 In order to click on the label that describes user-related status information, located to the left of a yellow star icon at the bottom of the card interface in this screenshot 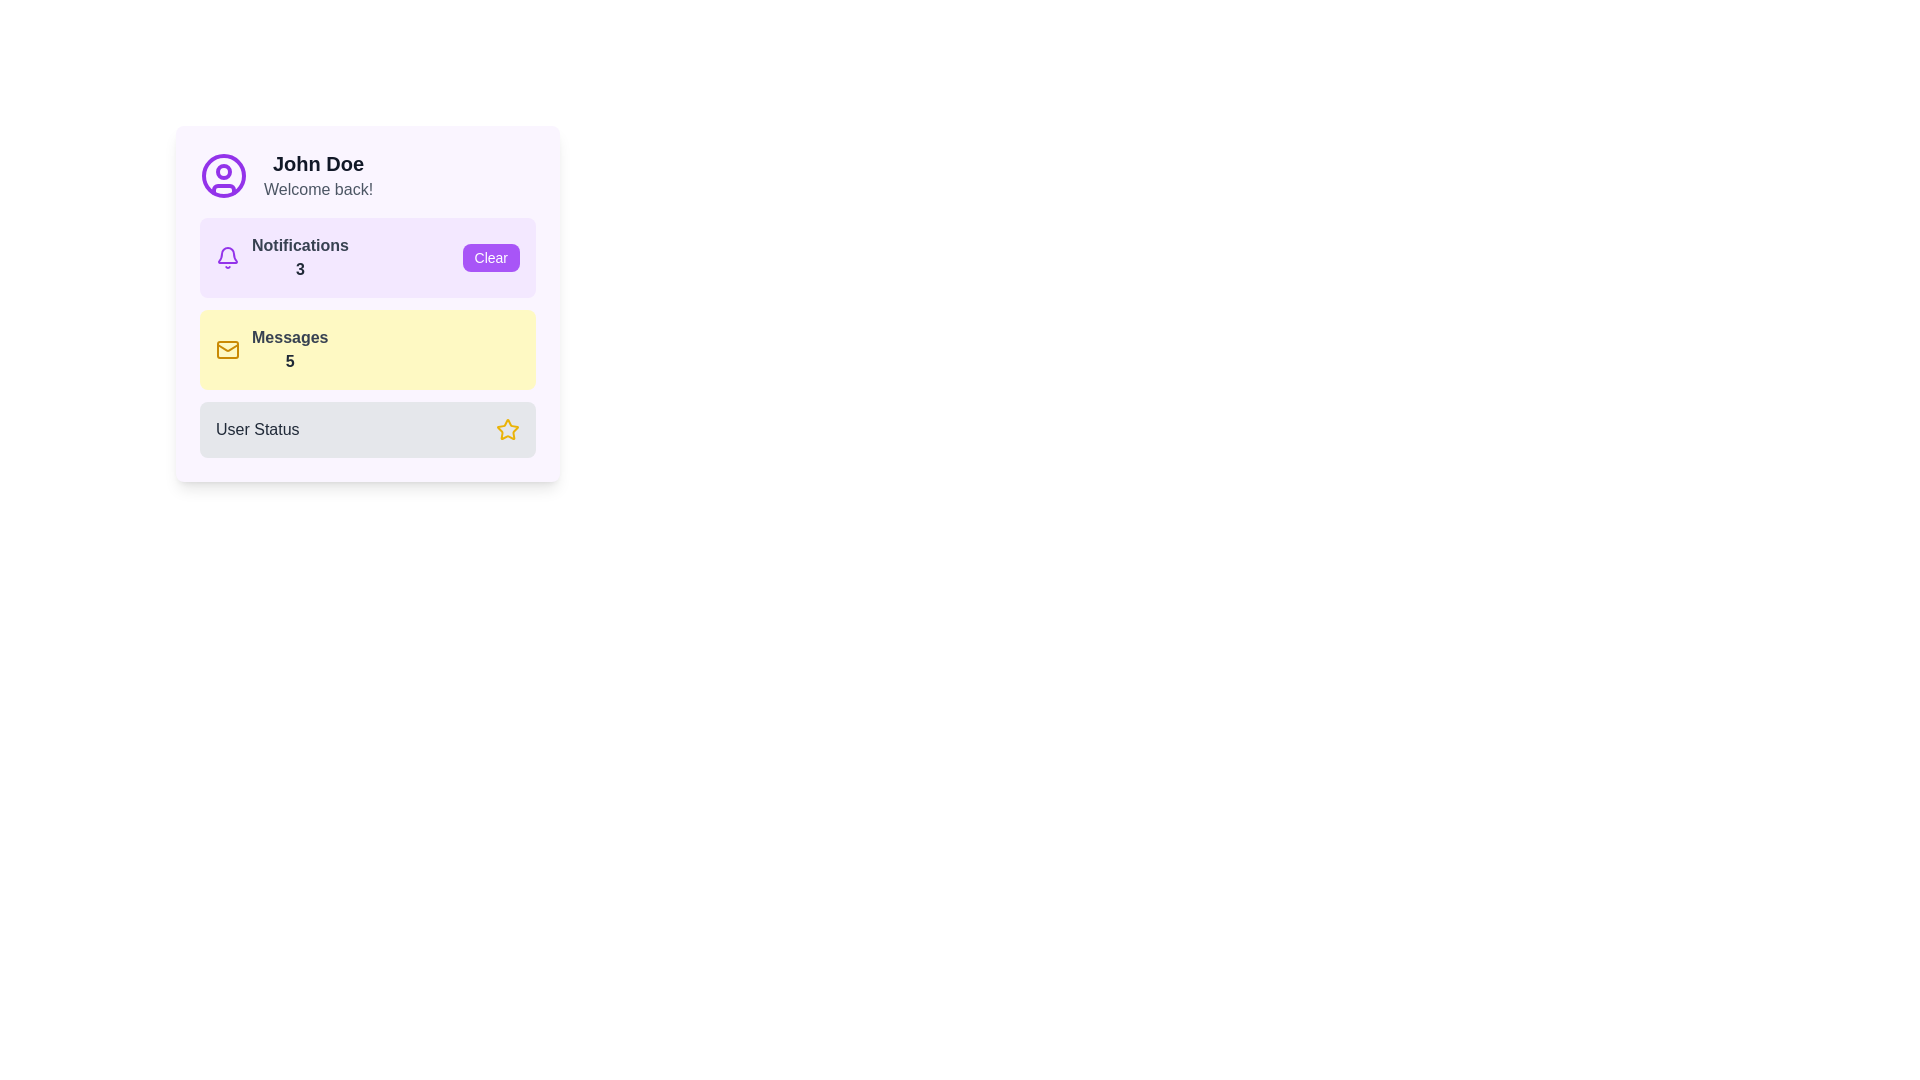, I will do `click(256, 428)`.